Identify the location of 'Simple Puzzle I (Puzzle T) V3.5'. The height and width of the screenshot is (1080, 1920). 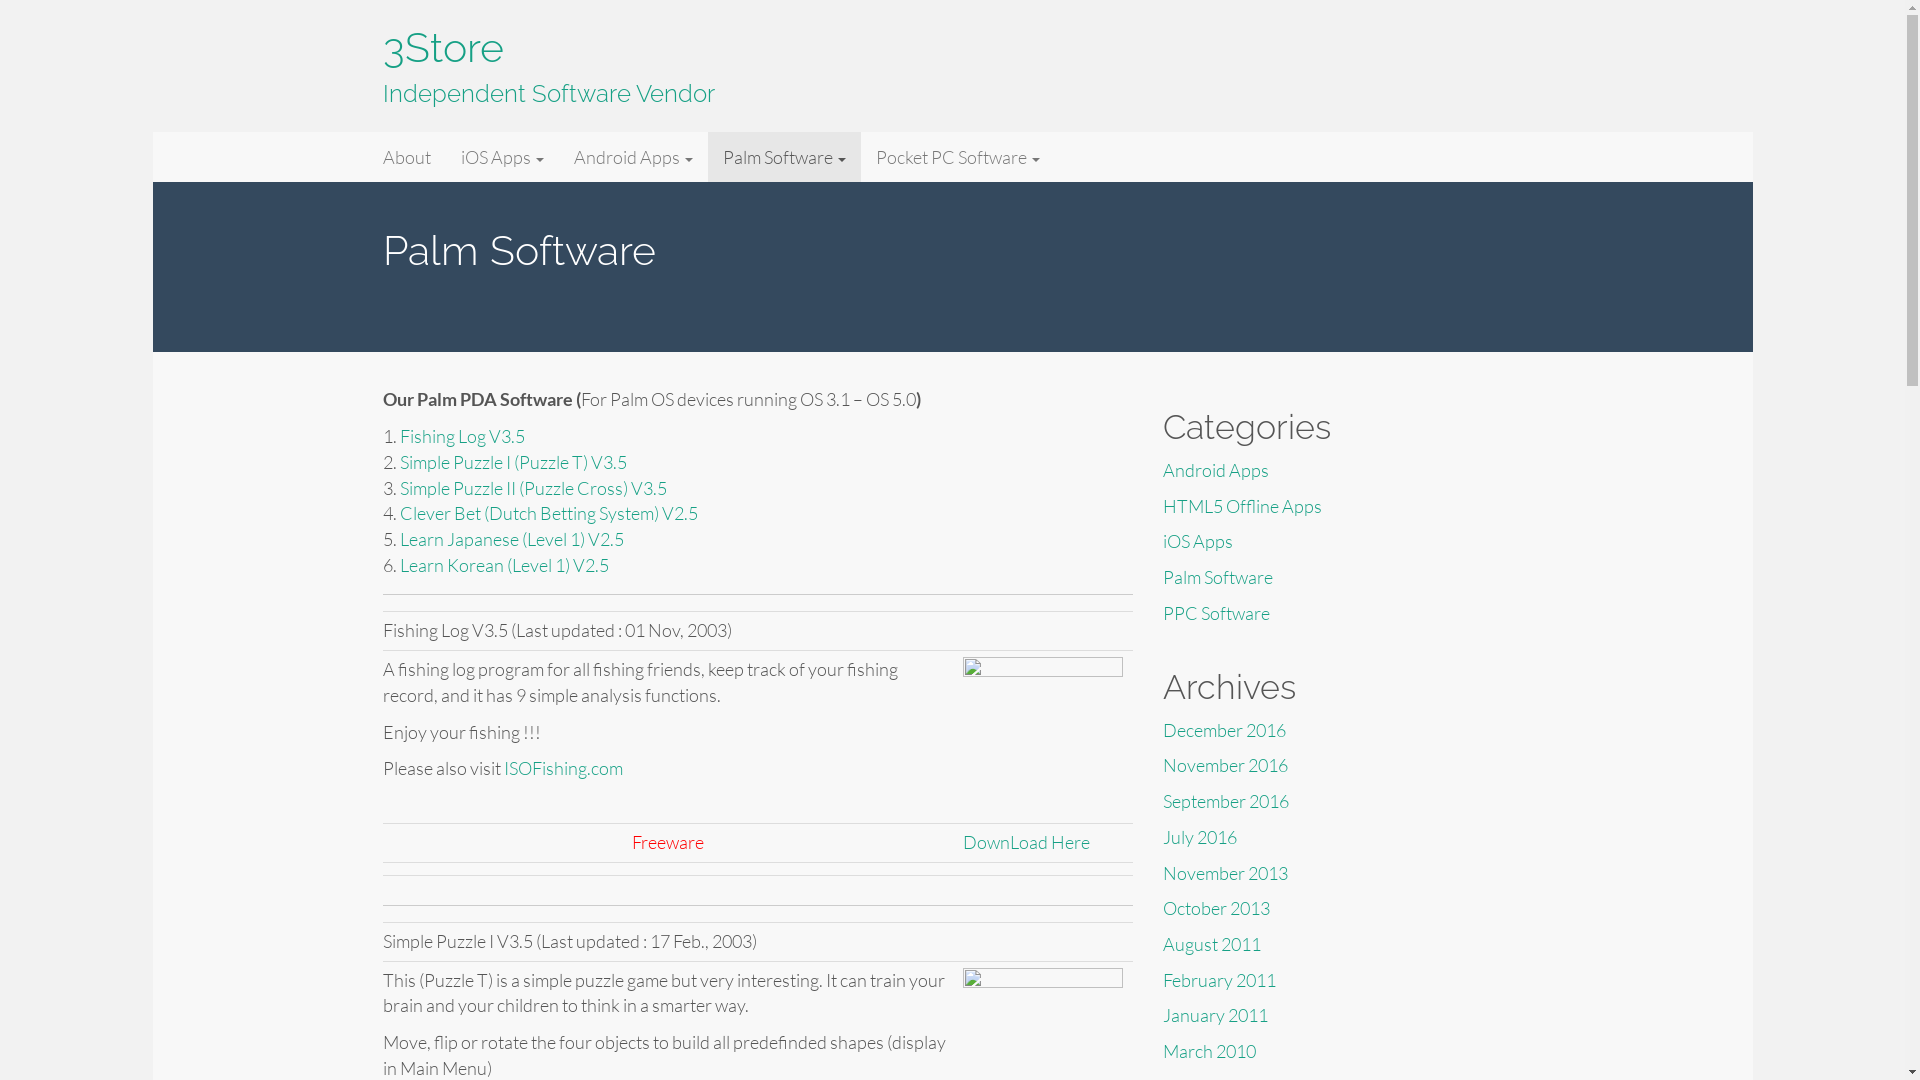
(399, 462).